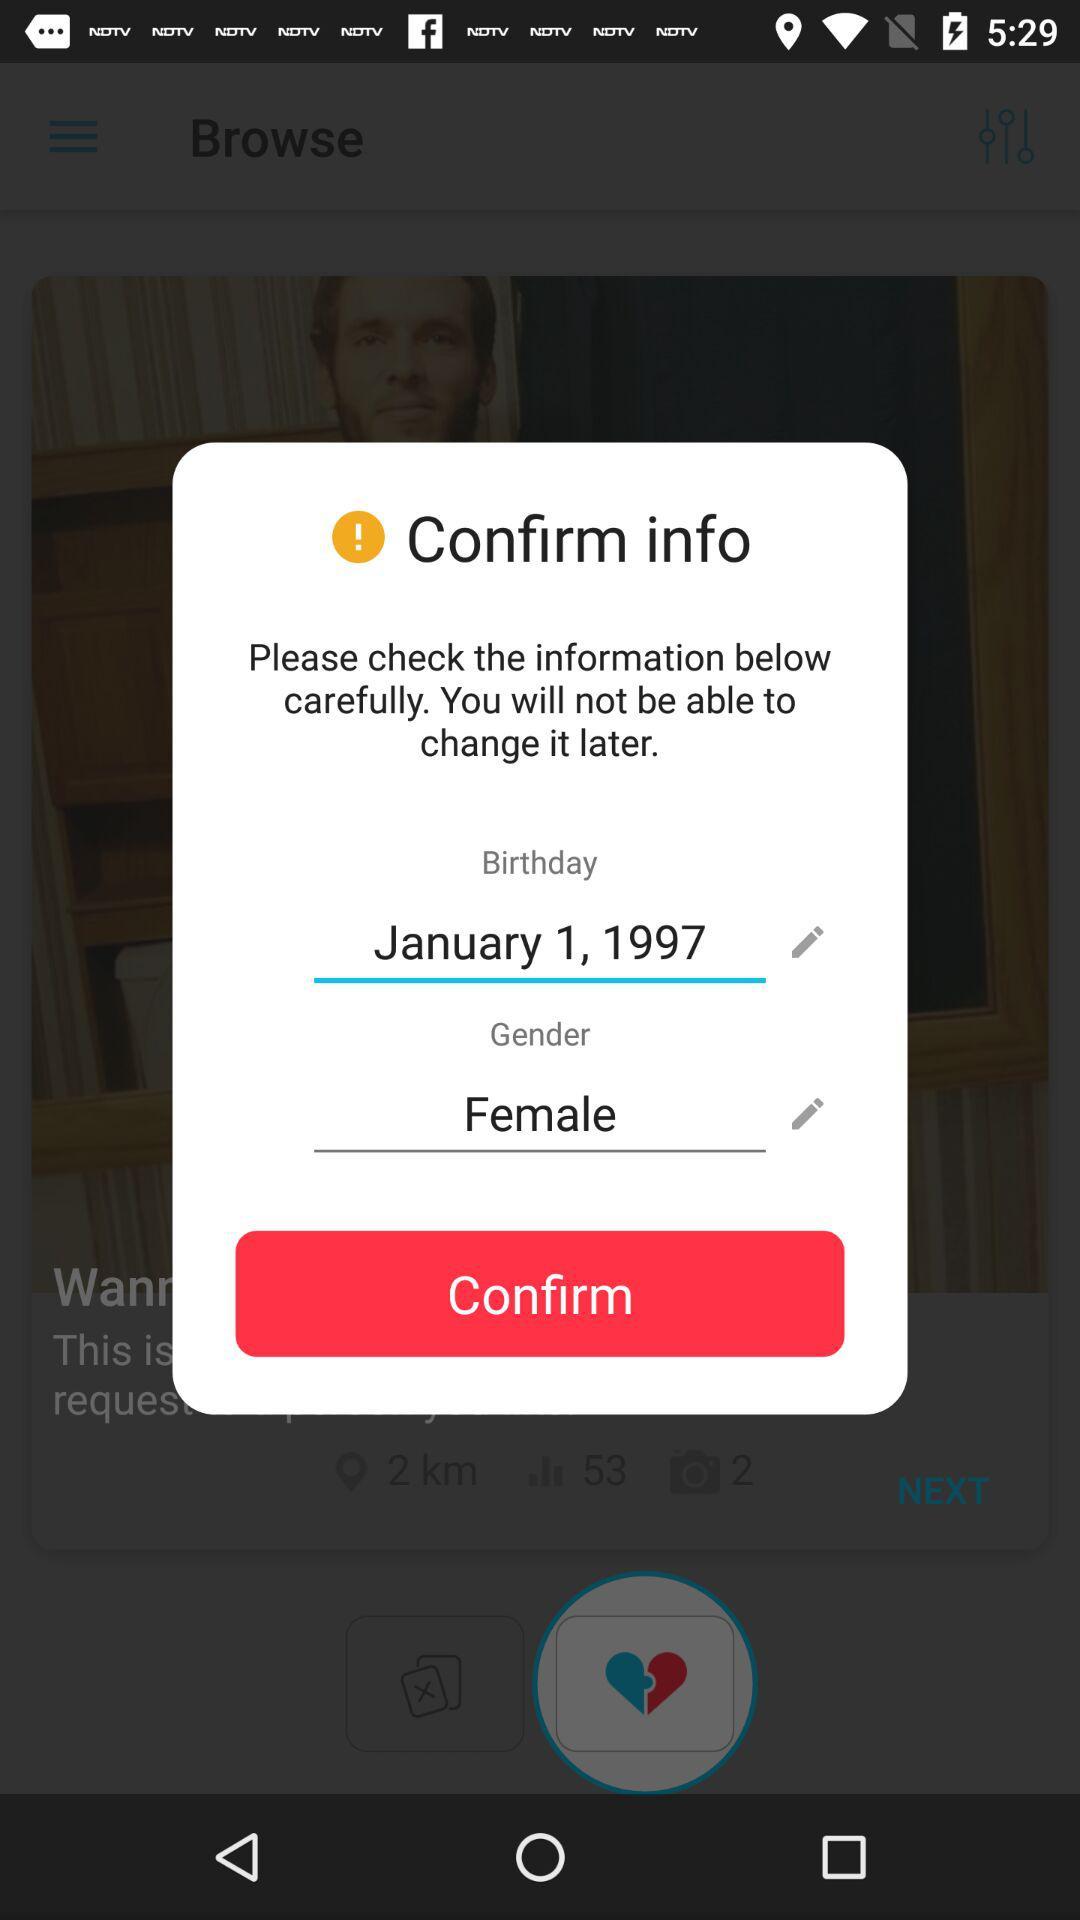  Describe the element at coordinates (540, 940) in the screenshot. I see `icon below birthday icon` at that location.